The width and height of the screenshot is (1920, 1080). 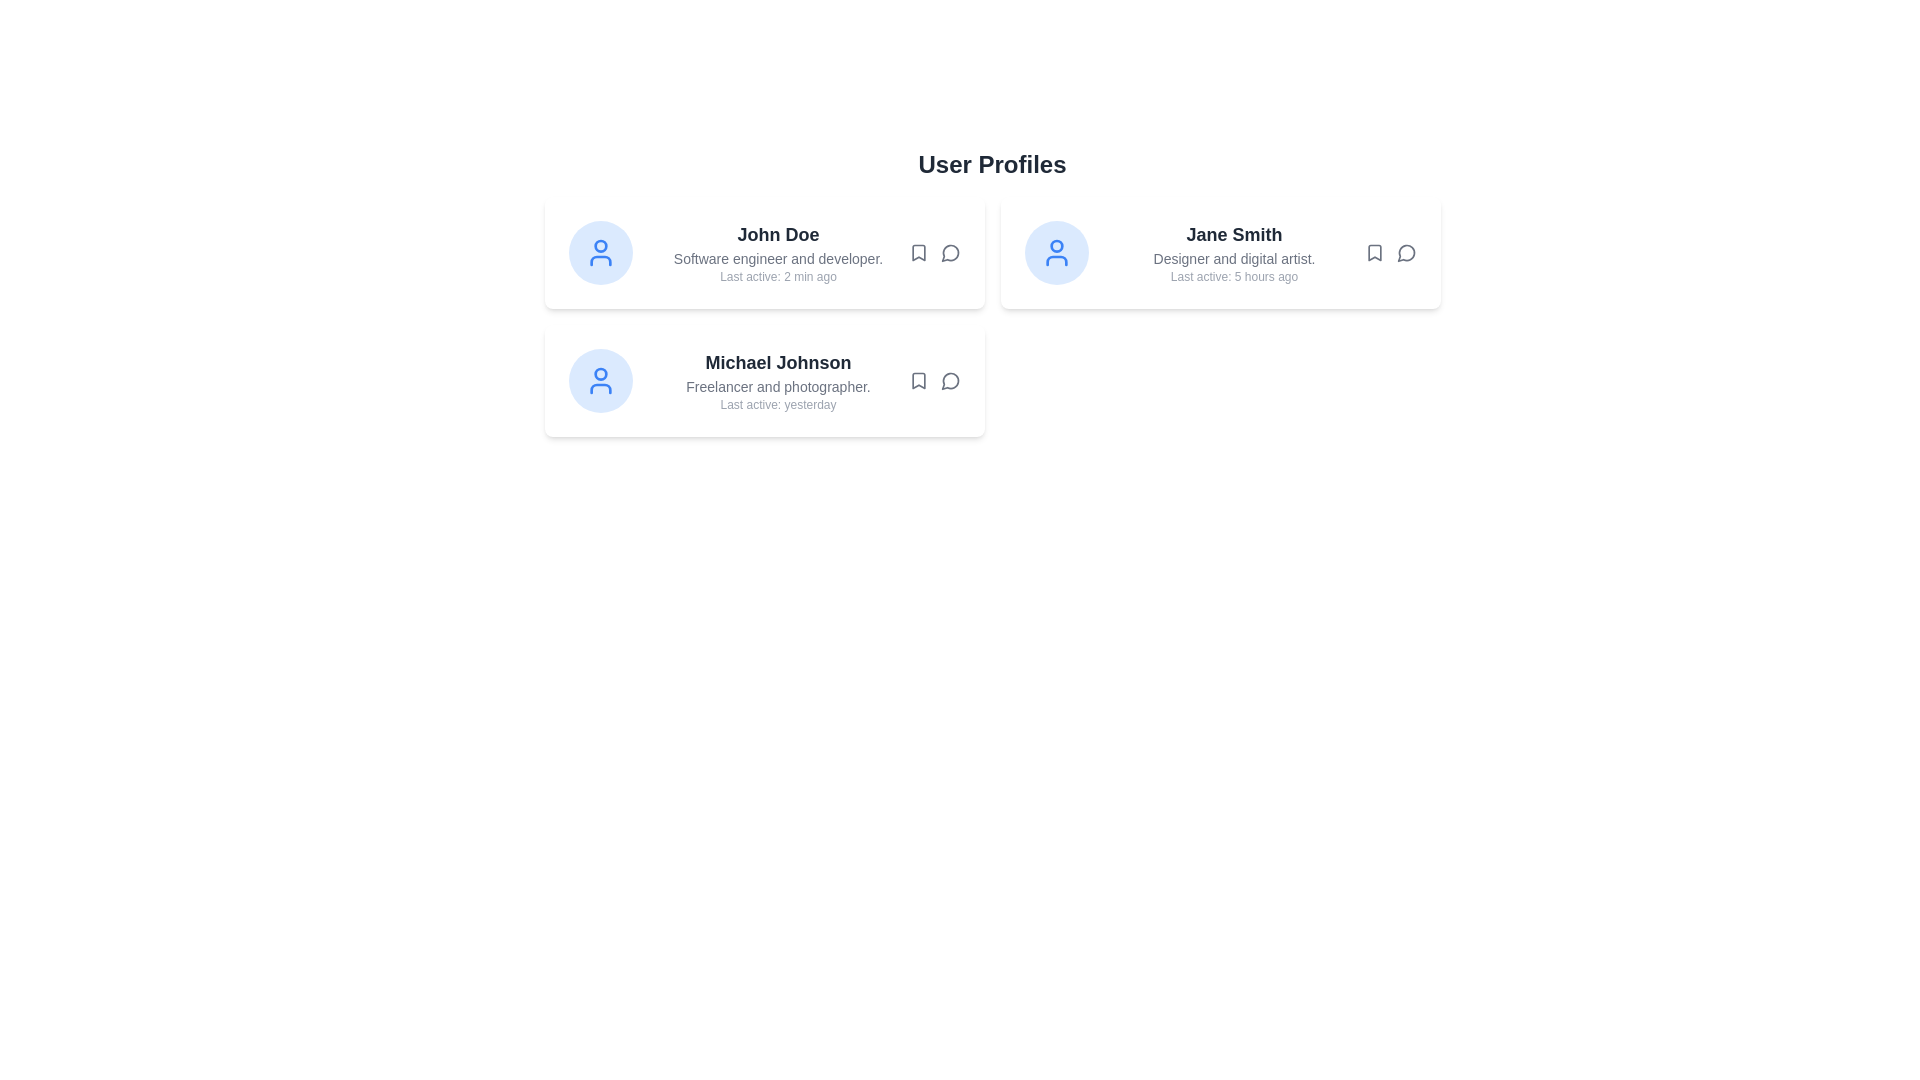 What do you see at coordinates (777, 252) in the screenshot?
I see `the informational text block that provides details about the user, John Doe, including their name, role, and activity status, located centrally in the leftmost profile card` at bounding box center [777, 252].